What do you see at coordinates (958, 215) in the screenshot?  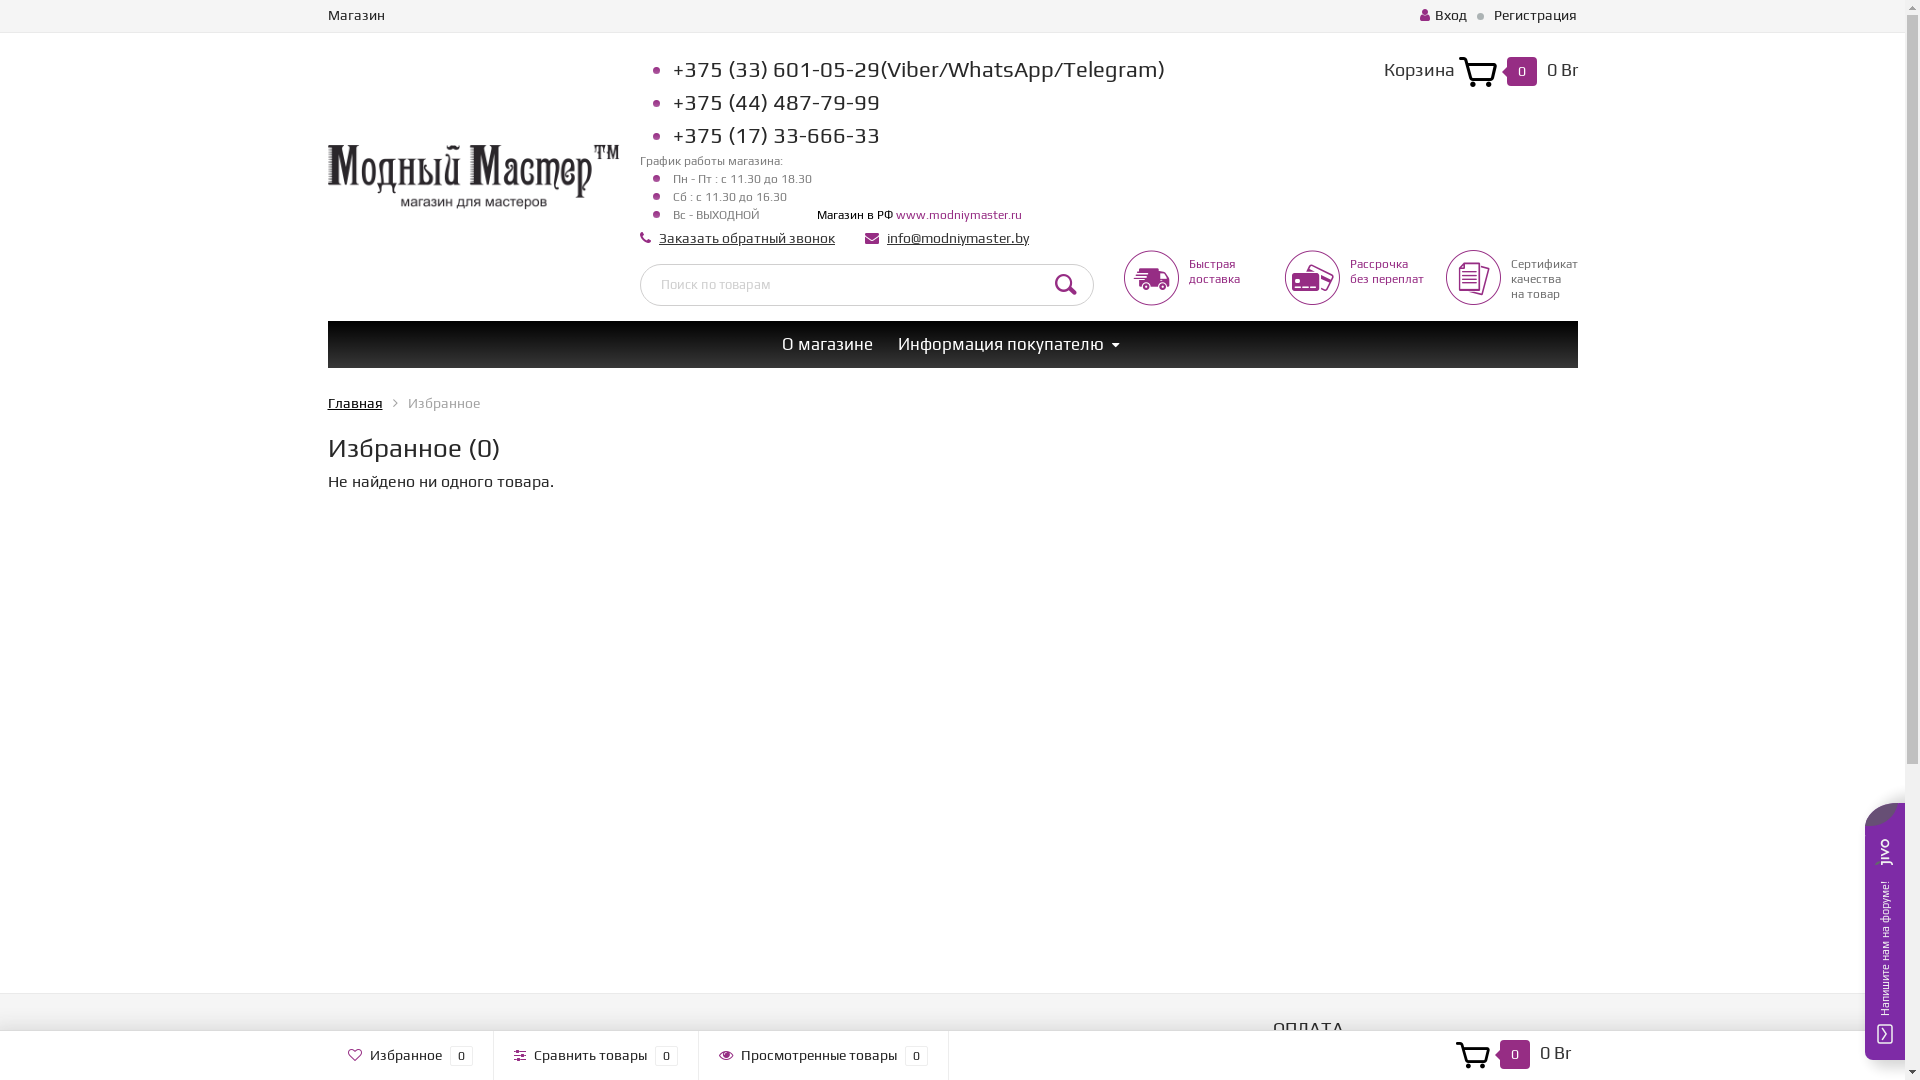 I see `'www.modniymaster.ru'` at bounding box center [958, 215].